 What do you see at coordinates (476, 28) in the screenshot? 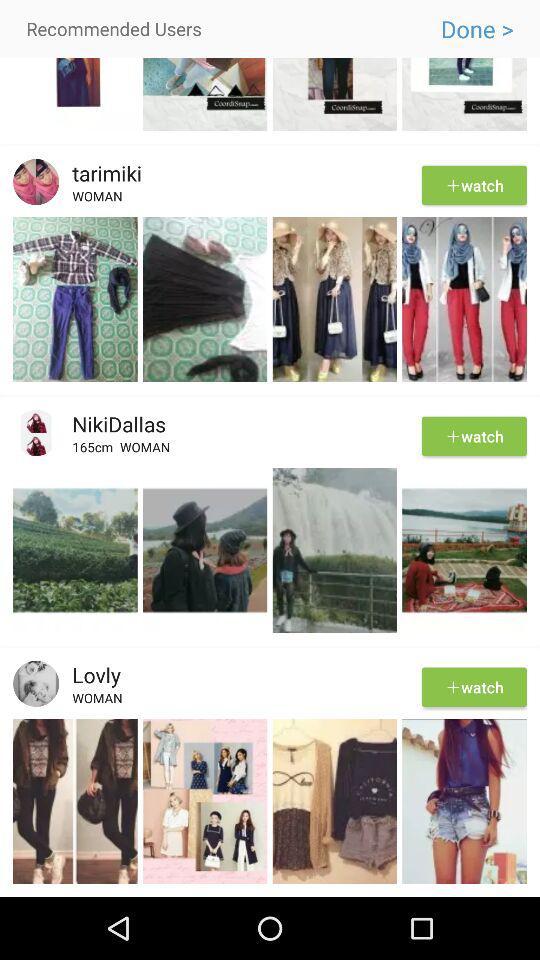
I see `done >` at bounding box center [476, 28].